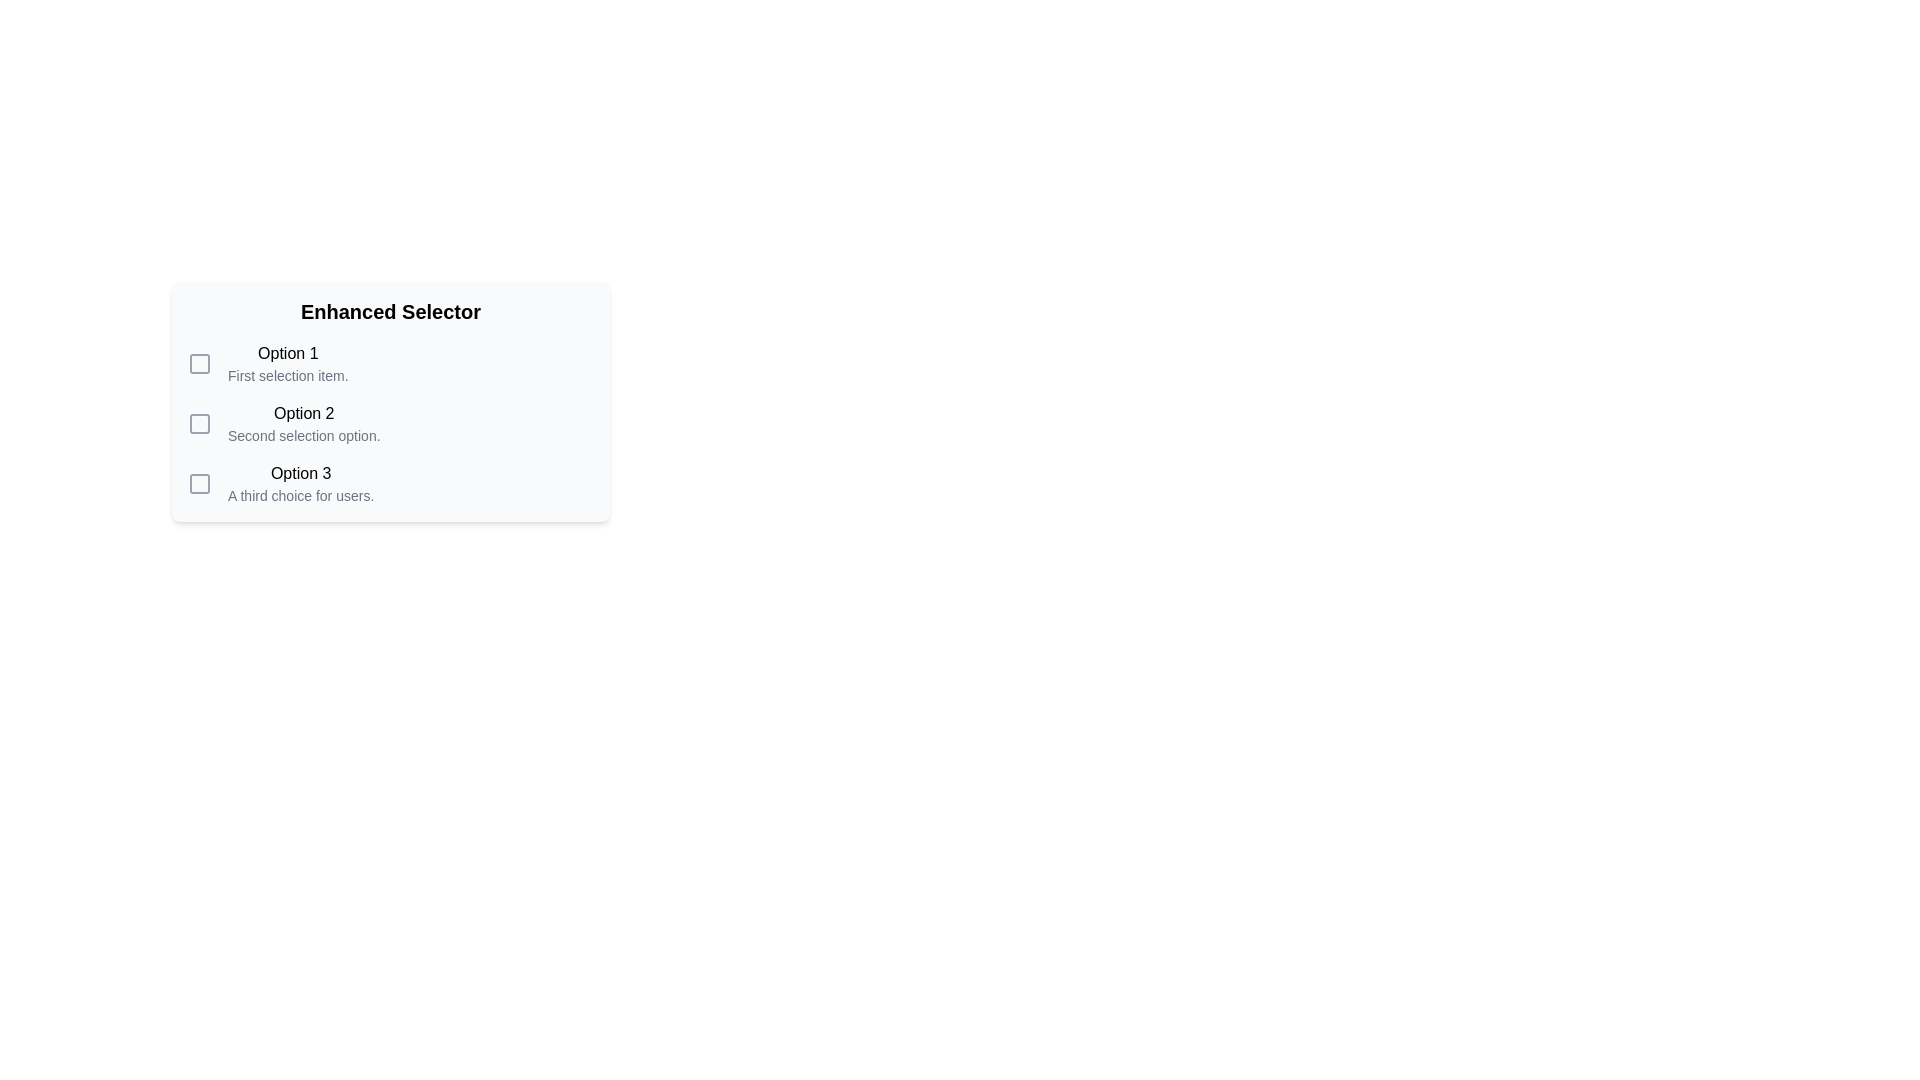 Image resolution: width=1920 pixels, height=1080 pixels. I want to click on the unselected checkbox located to the left of 'Option 2Second selection option' in the 'Enhanced Selector' list, so click(200, 423).